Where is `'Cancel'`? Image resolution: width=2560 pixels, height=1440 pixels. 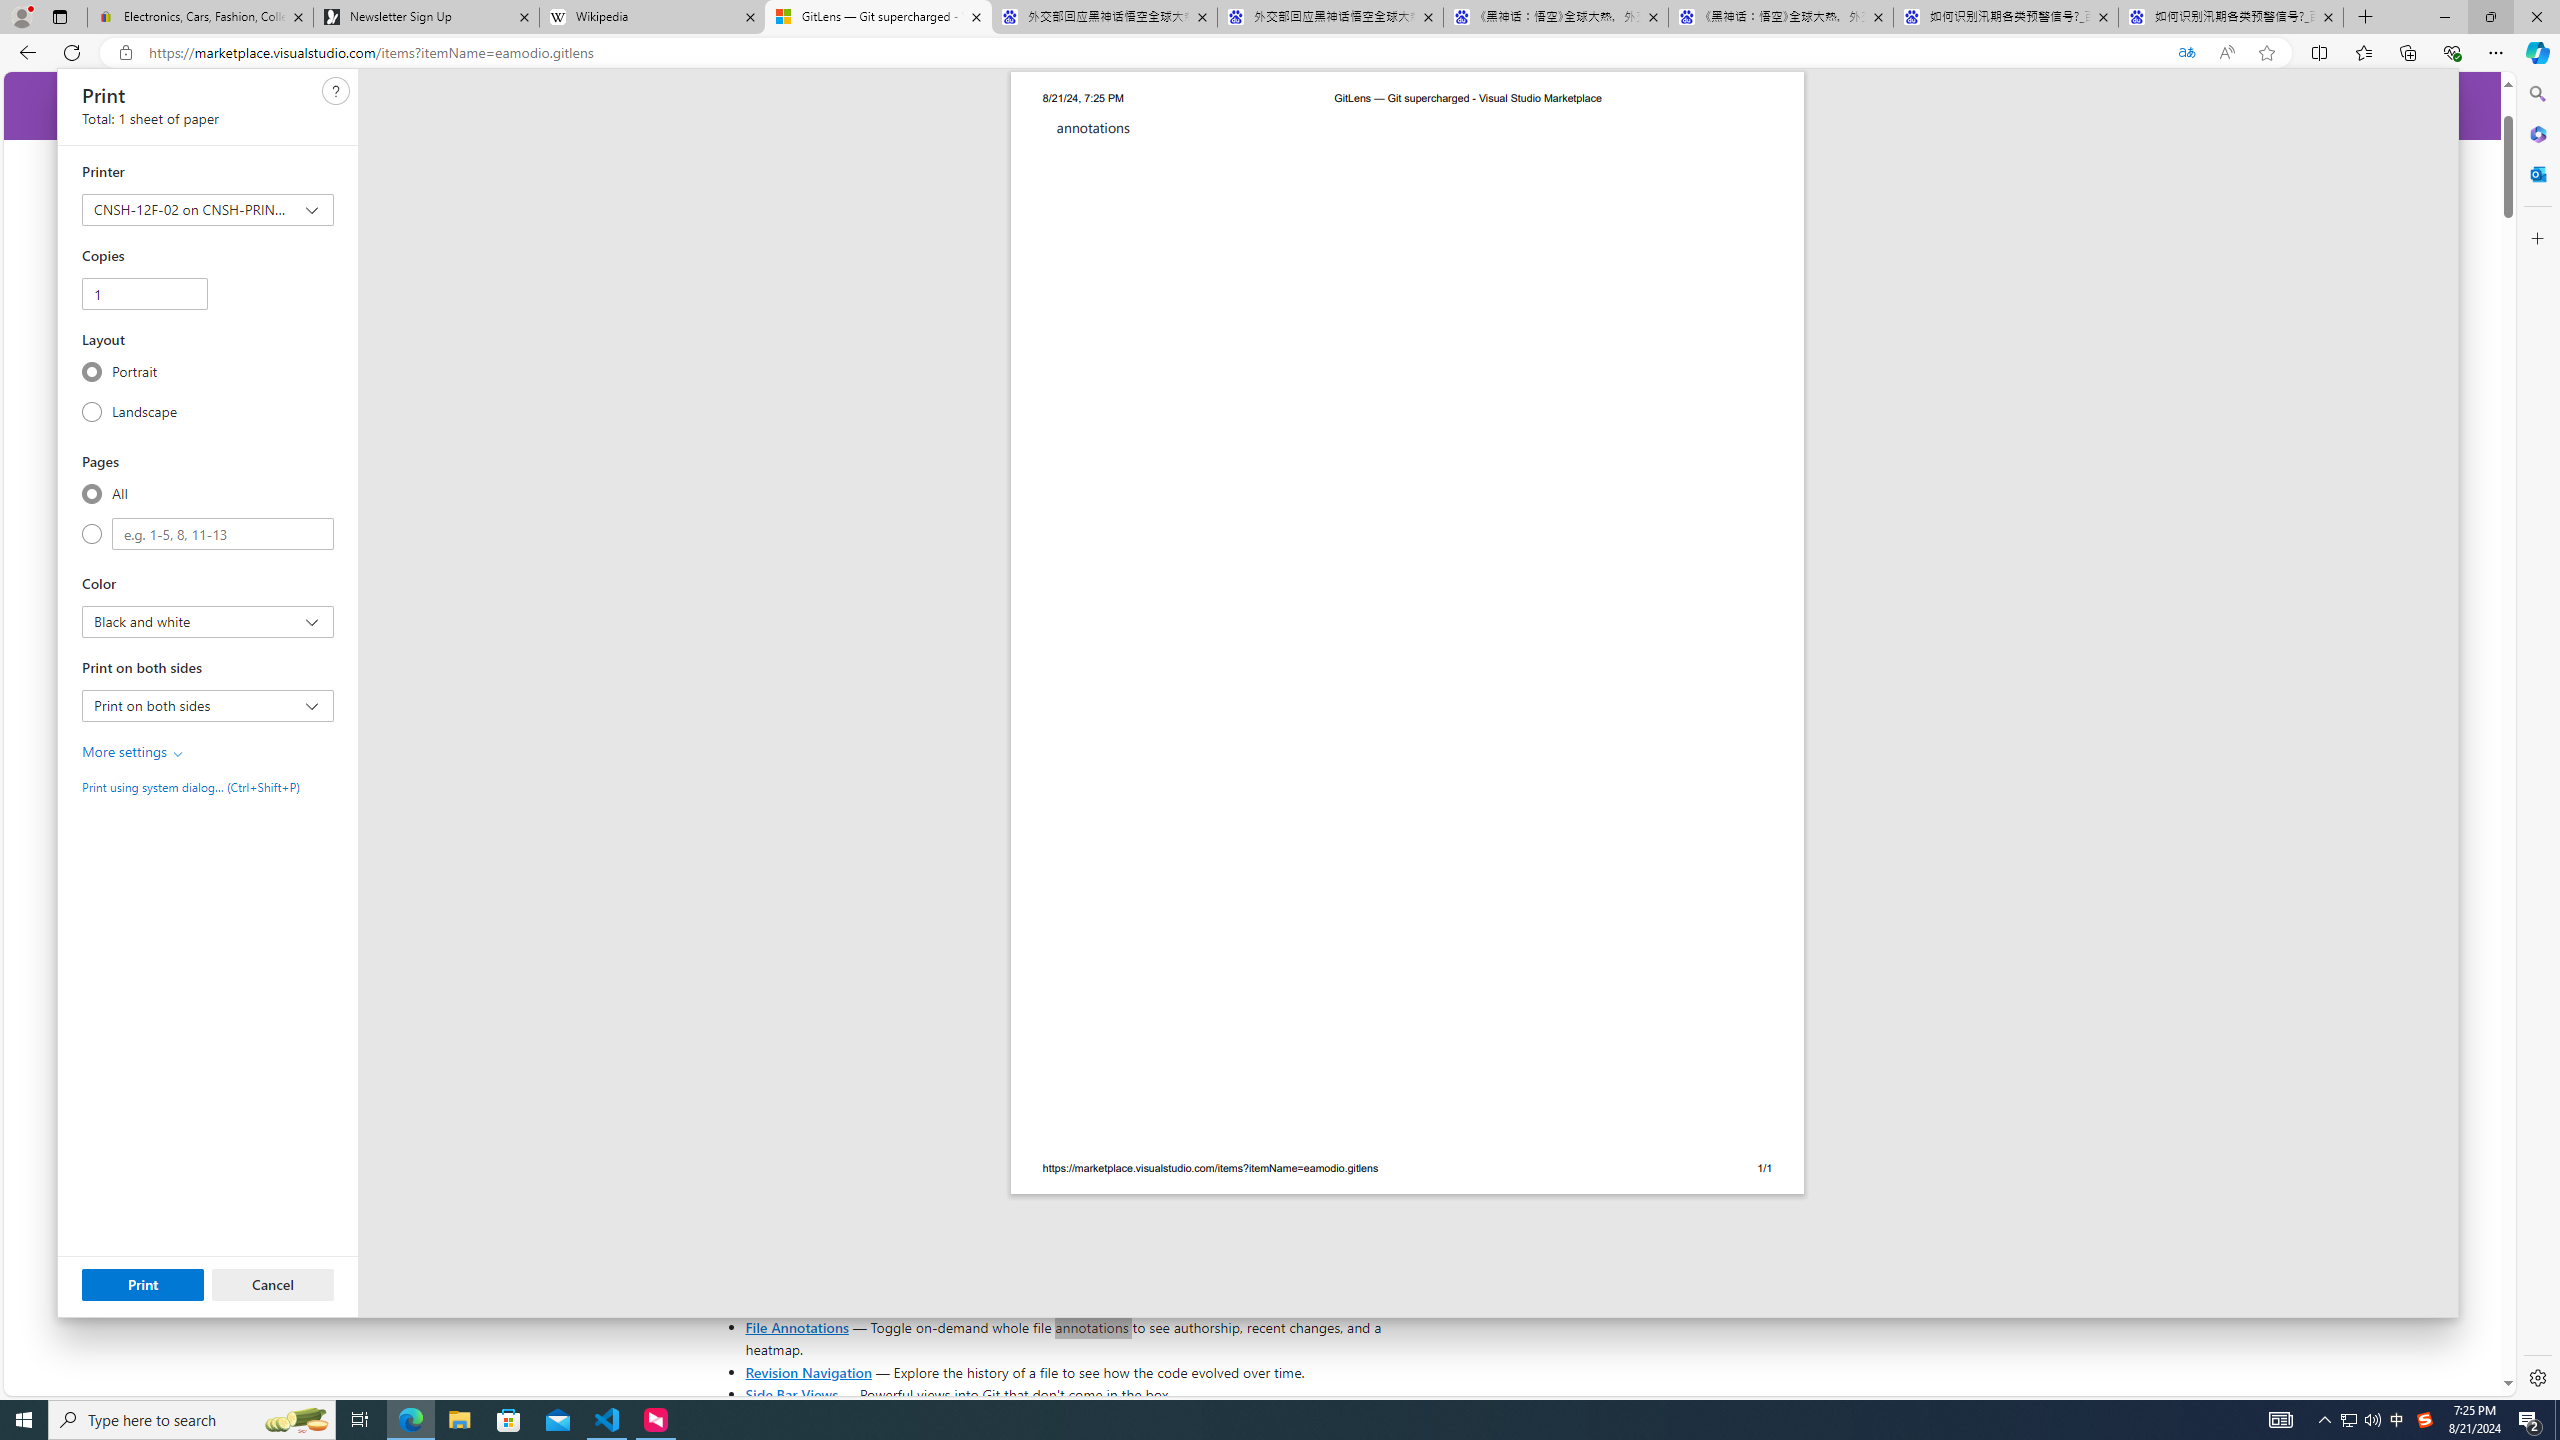 'Cancel' is located at coordinates (272, 1283).